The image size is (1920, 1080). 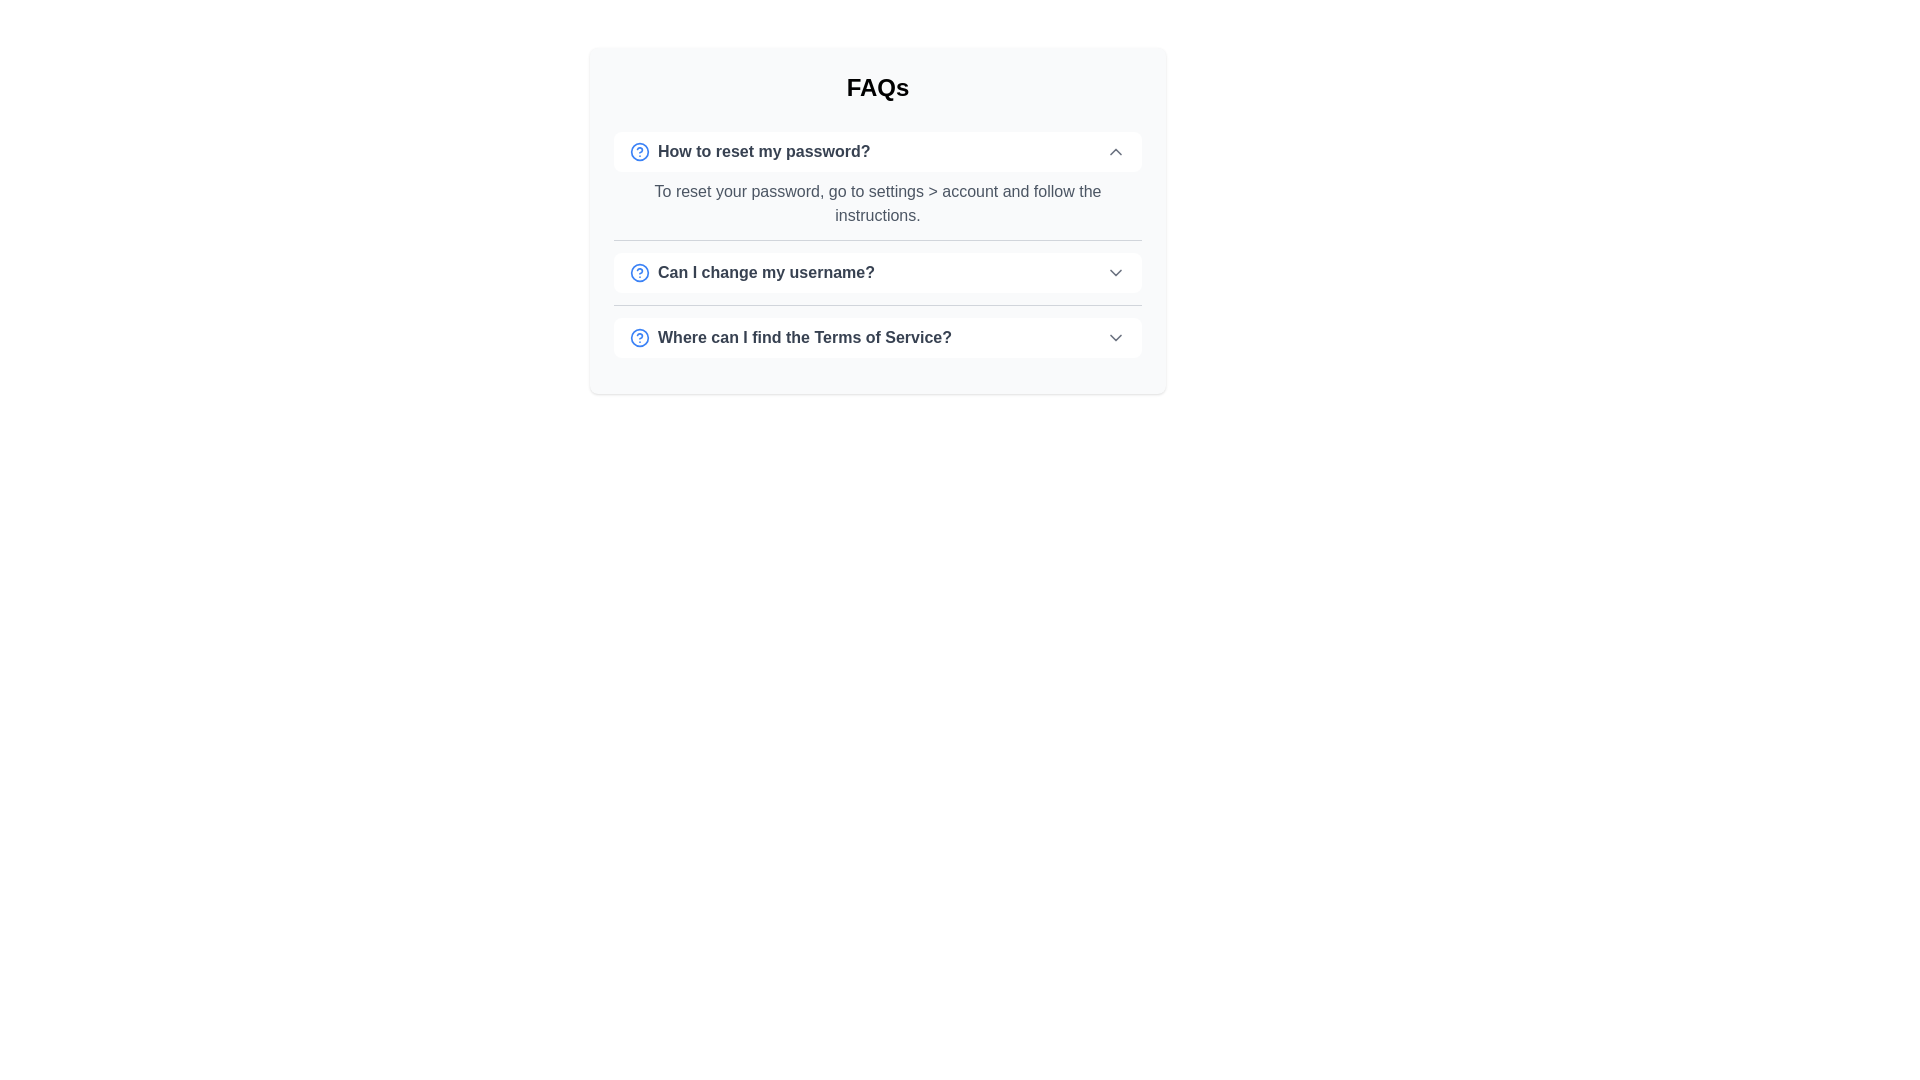 What do you see at coordinates (638, 273) in the screenshot?
I see `the help or informational icon located to the left of the 'Can I change my username?' text in the FAQ section` at bounding box center [638, 273].